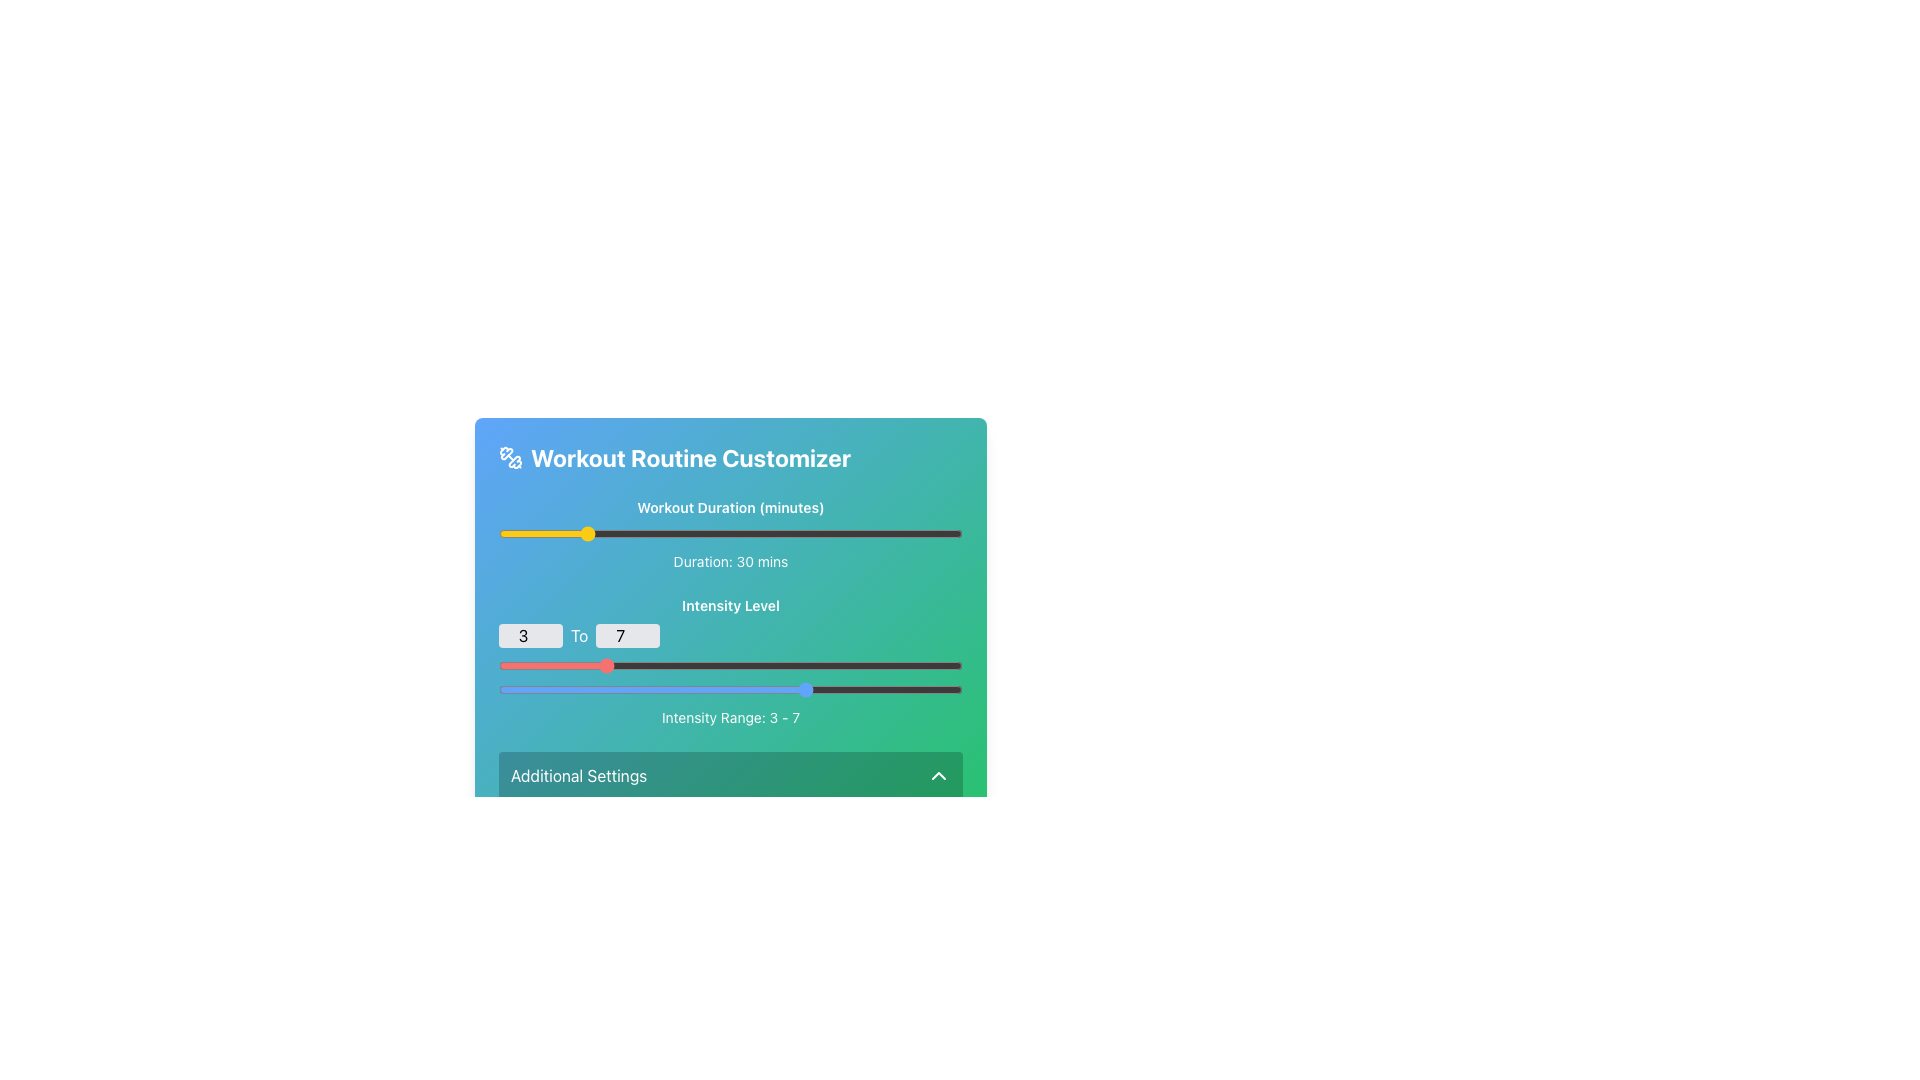 The height and width of the screenshot is (1080, 1920). What do you see at coordinates (680, 532) in the screenshot?
I see `workout duration` at bounding box center [680, 532].